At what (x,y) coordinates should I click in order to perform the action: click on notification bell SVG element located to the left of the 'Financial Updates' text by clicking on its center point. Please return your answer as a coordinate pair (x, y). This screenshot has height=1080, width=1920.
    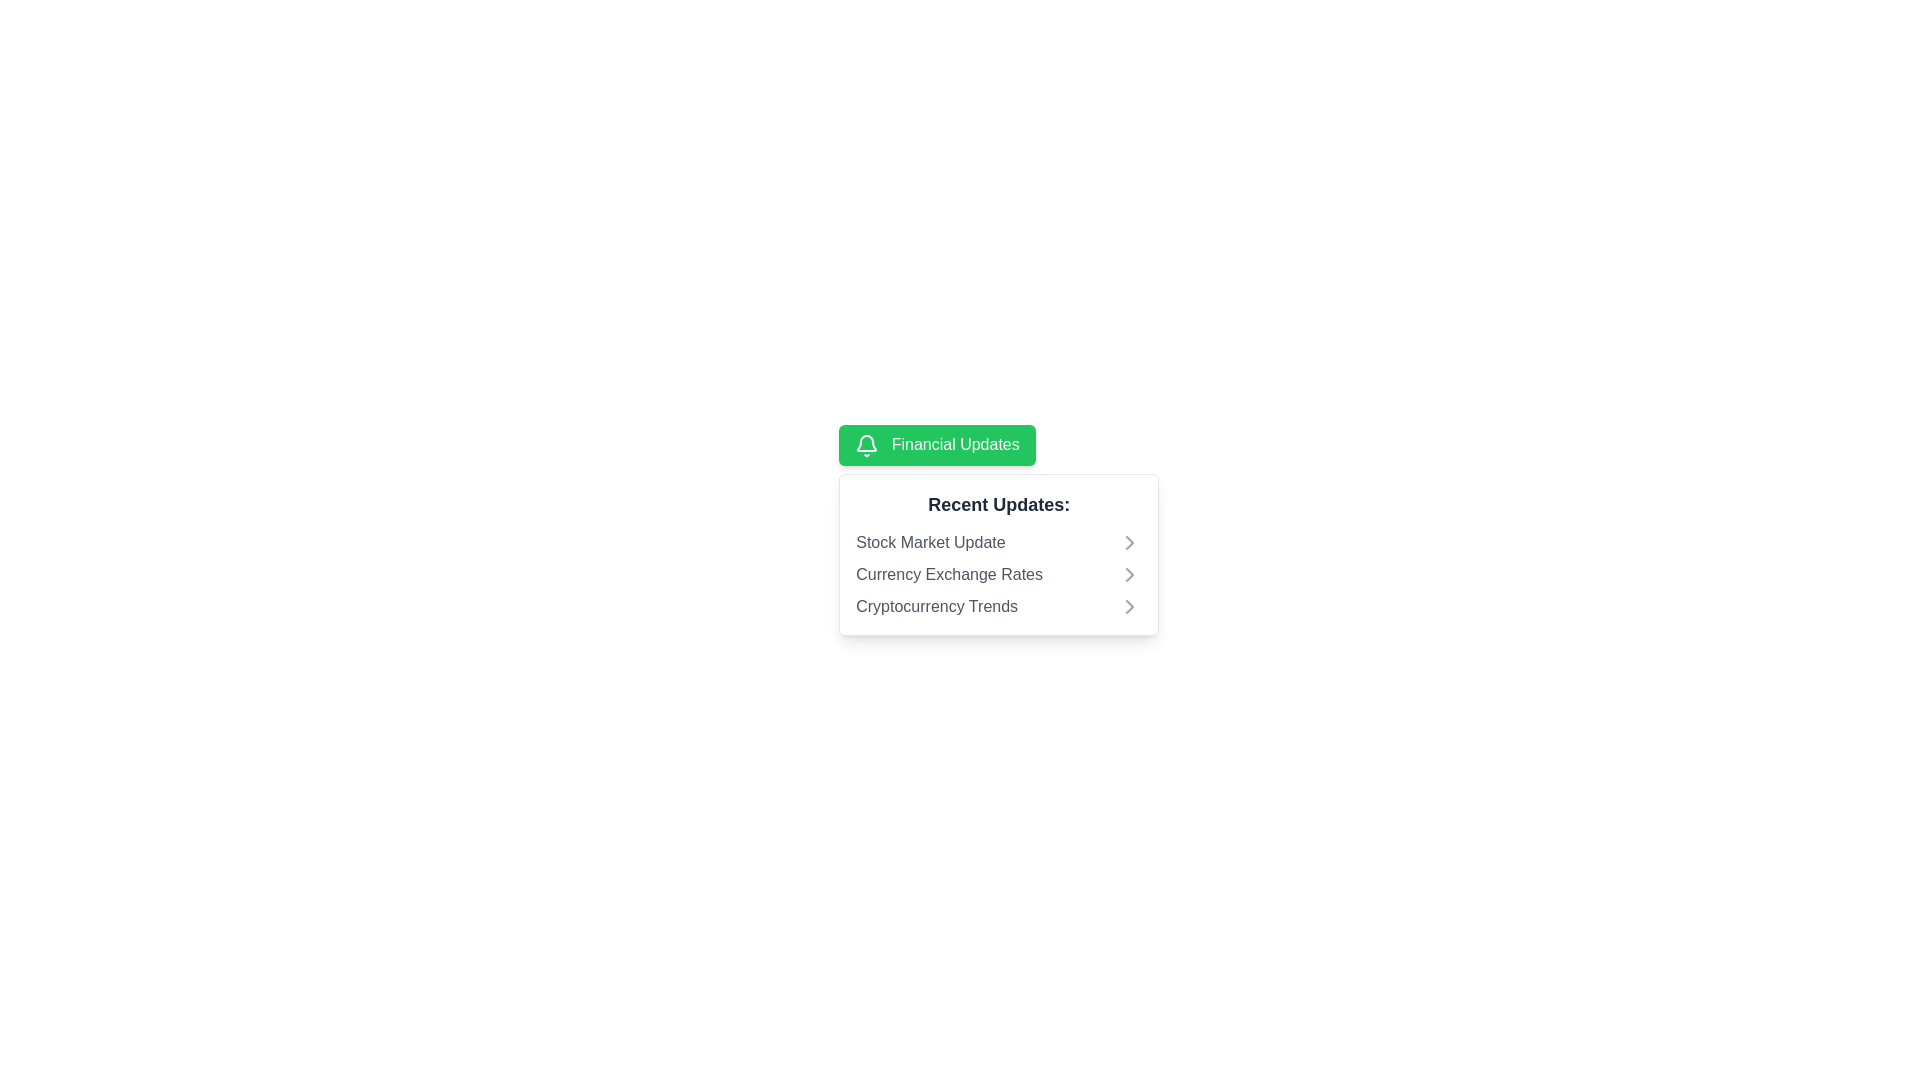
    Looking at the image, I should click on (867, 442).